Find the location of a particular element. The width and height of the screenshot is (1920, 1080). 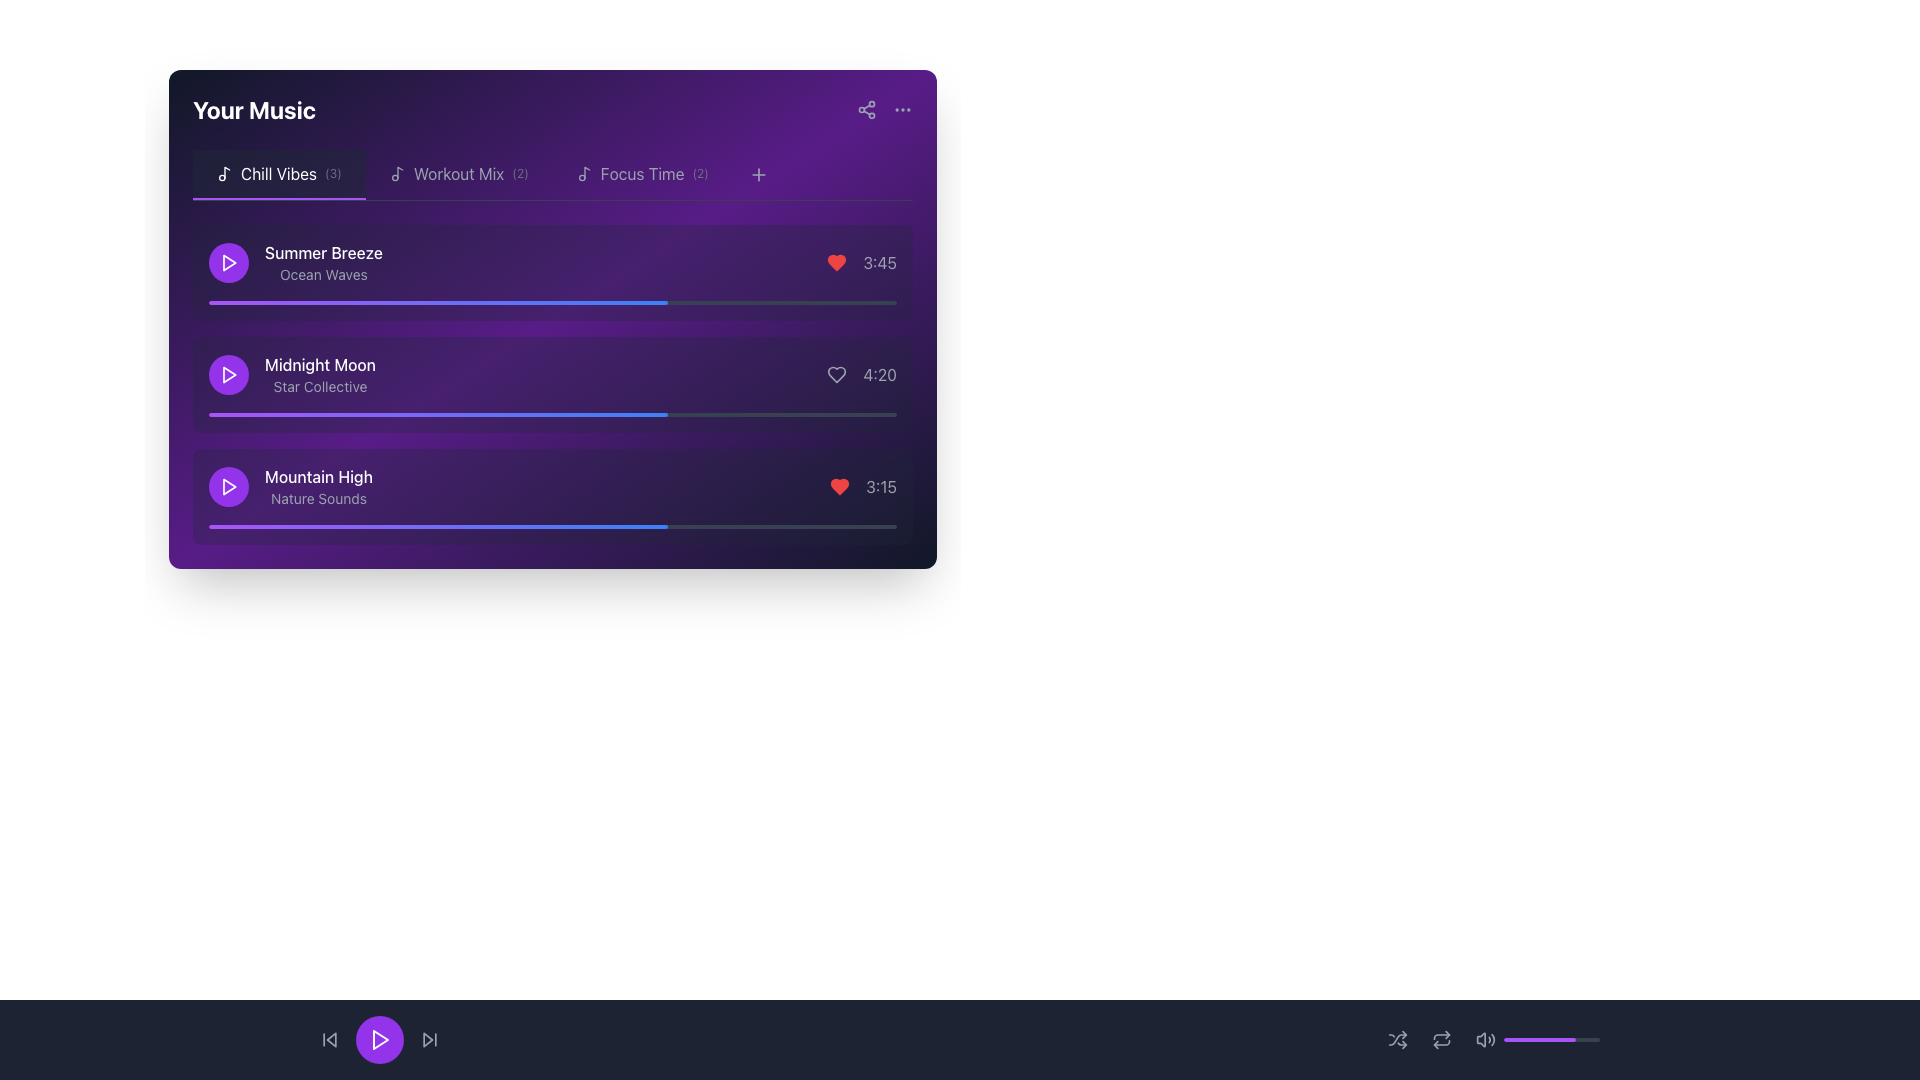

the 'Focus Time' tab, which is the third tab in the horizontal list of selectable tabs at the top-right of the main interface is located at coordinates (642, 172).